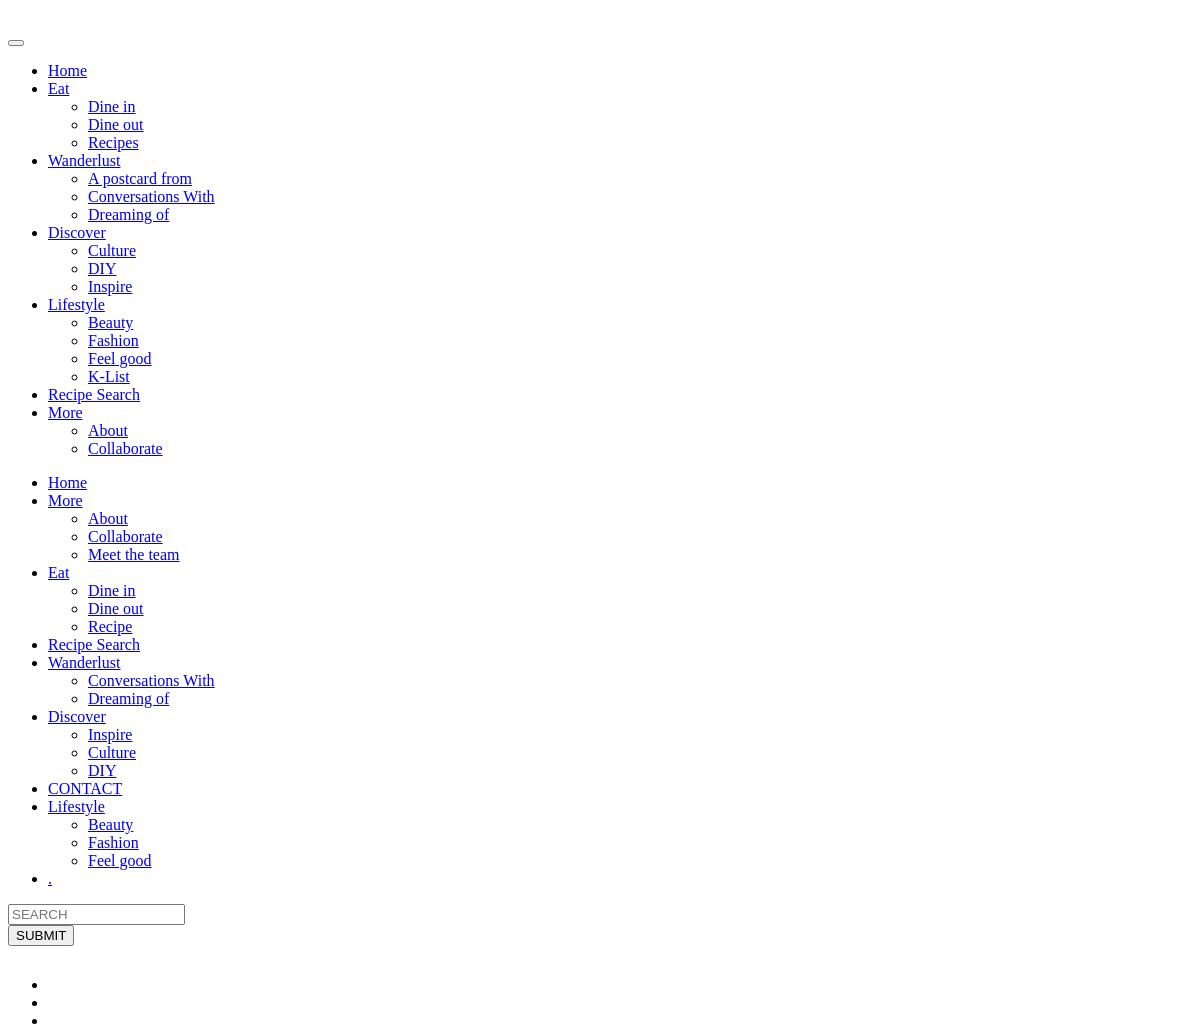  Describe the element at coordinates (110, 625) in the screenshot. I see `'Recipe'` at that location.